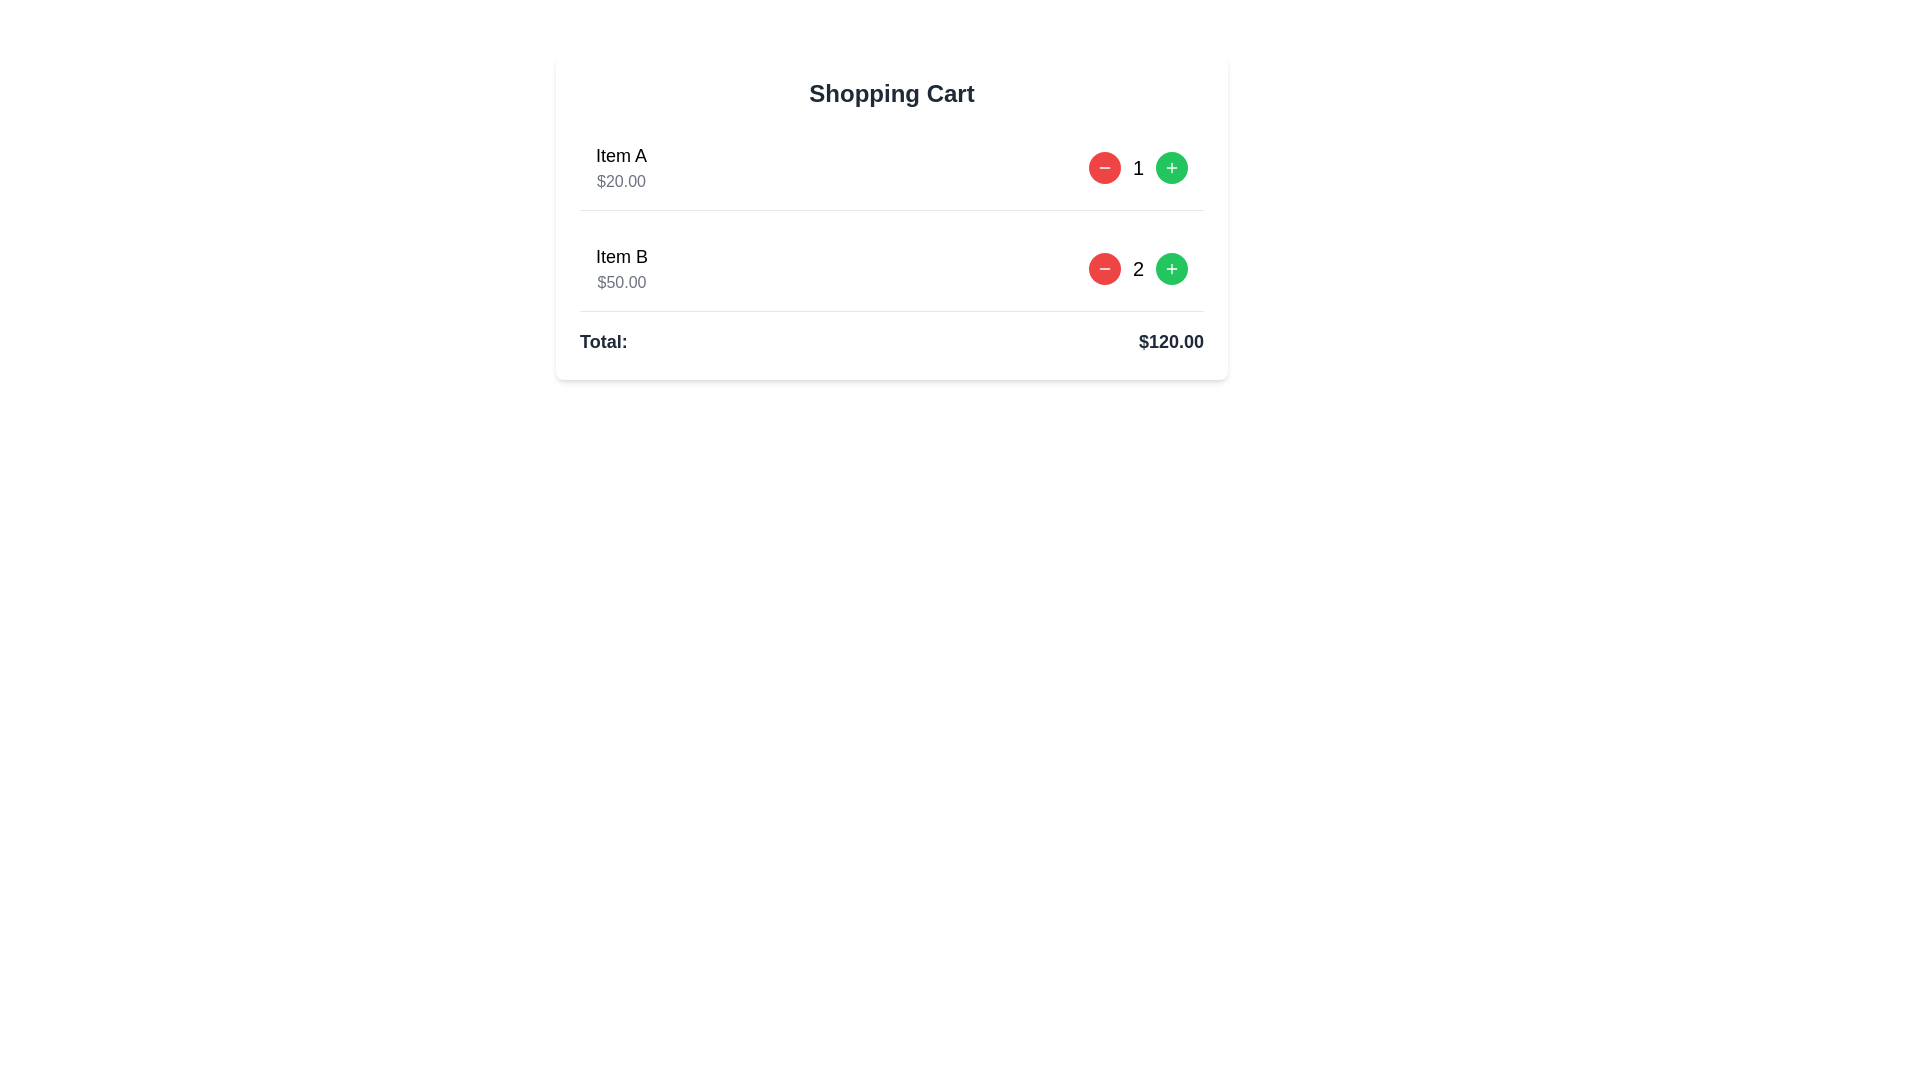 The image size is (1920, 1080). I want to click on the plus icon in the green circular button for incrementing the quantity of 'Item A' in the shopping cart interface, so click(1171, 167).